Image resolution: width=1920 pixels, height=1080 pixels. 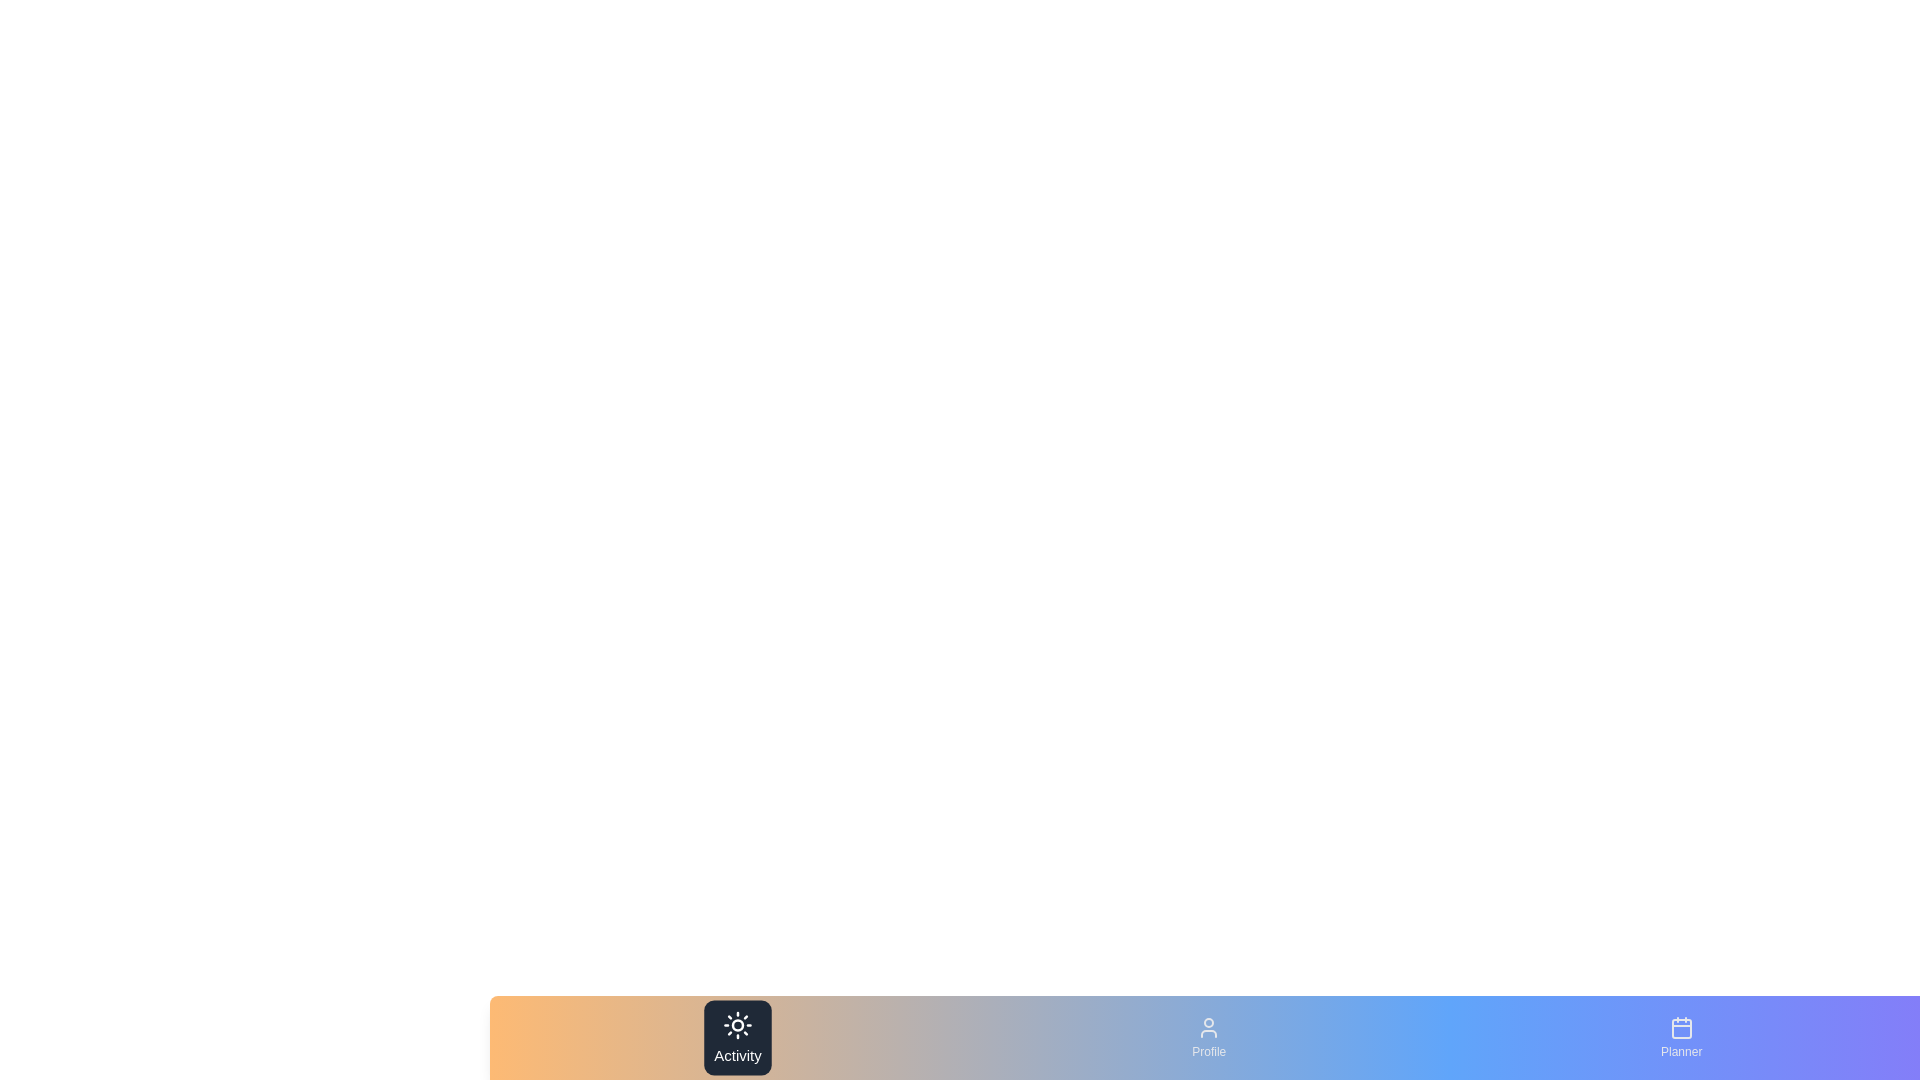 What do you see at coordinates (737, 1036) in the screenshot?
I see `the tab labeled Activity to observe visual feedback` at bounding box center [737, 1036].